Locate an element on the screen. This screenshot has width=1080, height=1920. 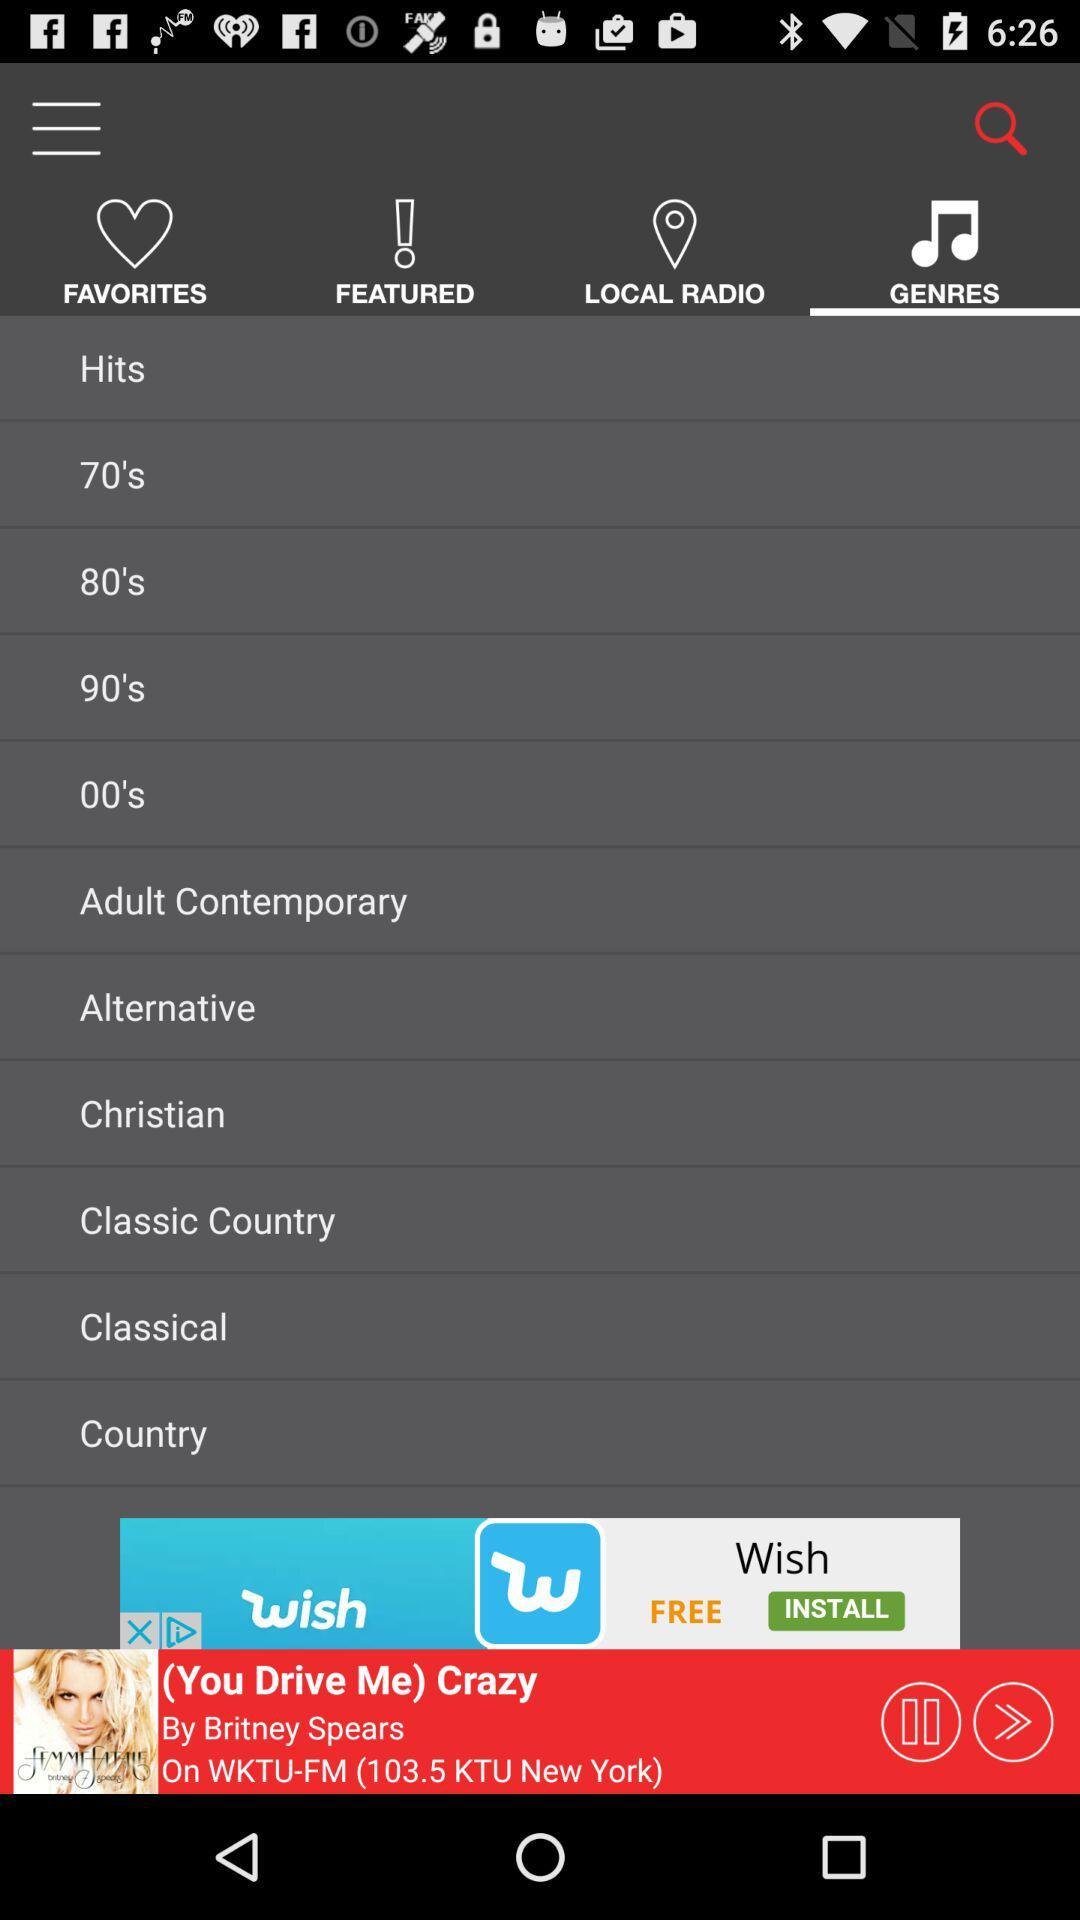
go back is located at coordinates (540, 1582).